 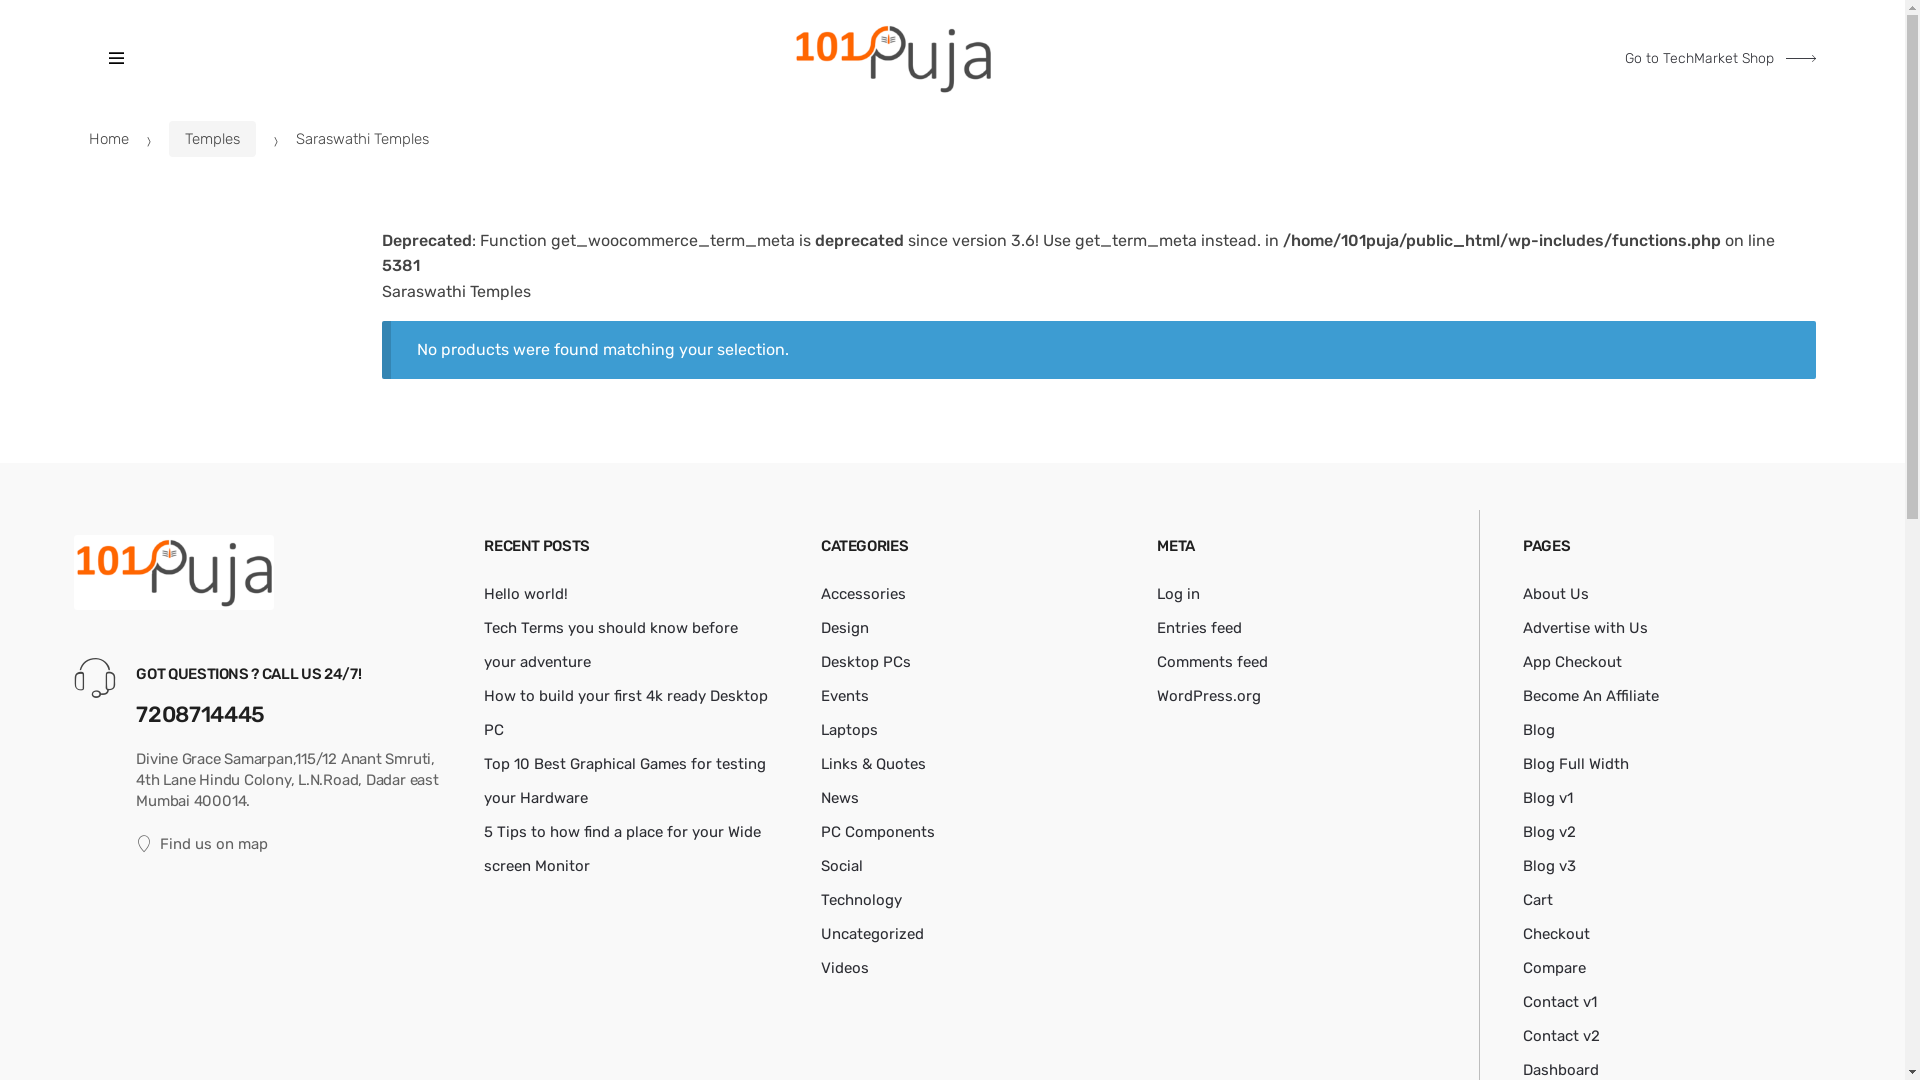 What do you see at coordinates (1548, 865) in the screenshot?
I see `'Blog v3'` at bounding box center [1548, 865].